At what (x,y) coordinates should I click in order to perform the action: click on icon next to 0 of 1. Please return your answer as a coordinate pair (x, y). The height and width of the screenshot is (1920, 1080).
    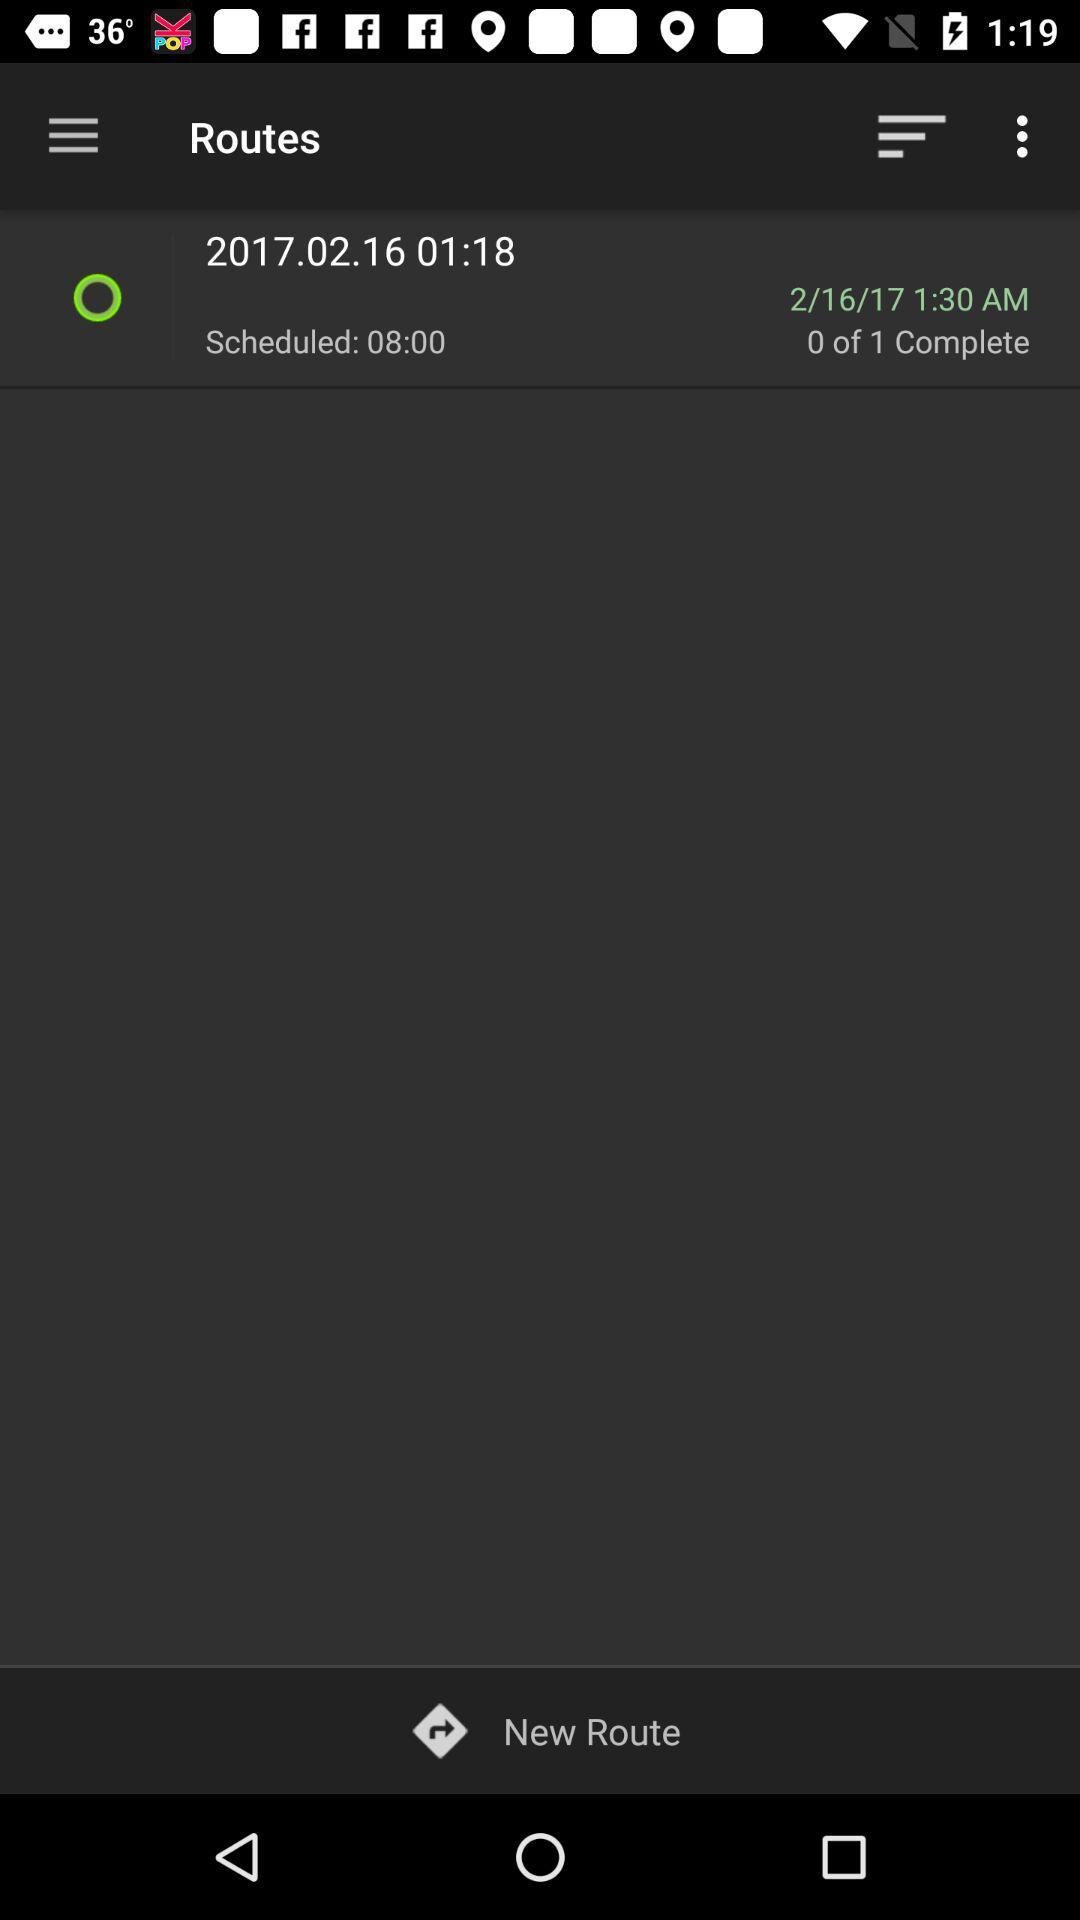
    Looking at the image, I should click on (505, 340).